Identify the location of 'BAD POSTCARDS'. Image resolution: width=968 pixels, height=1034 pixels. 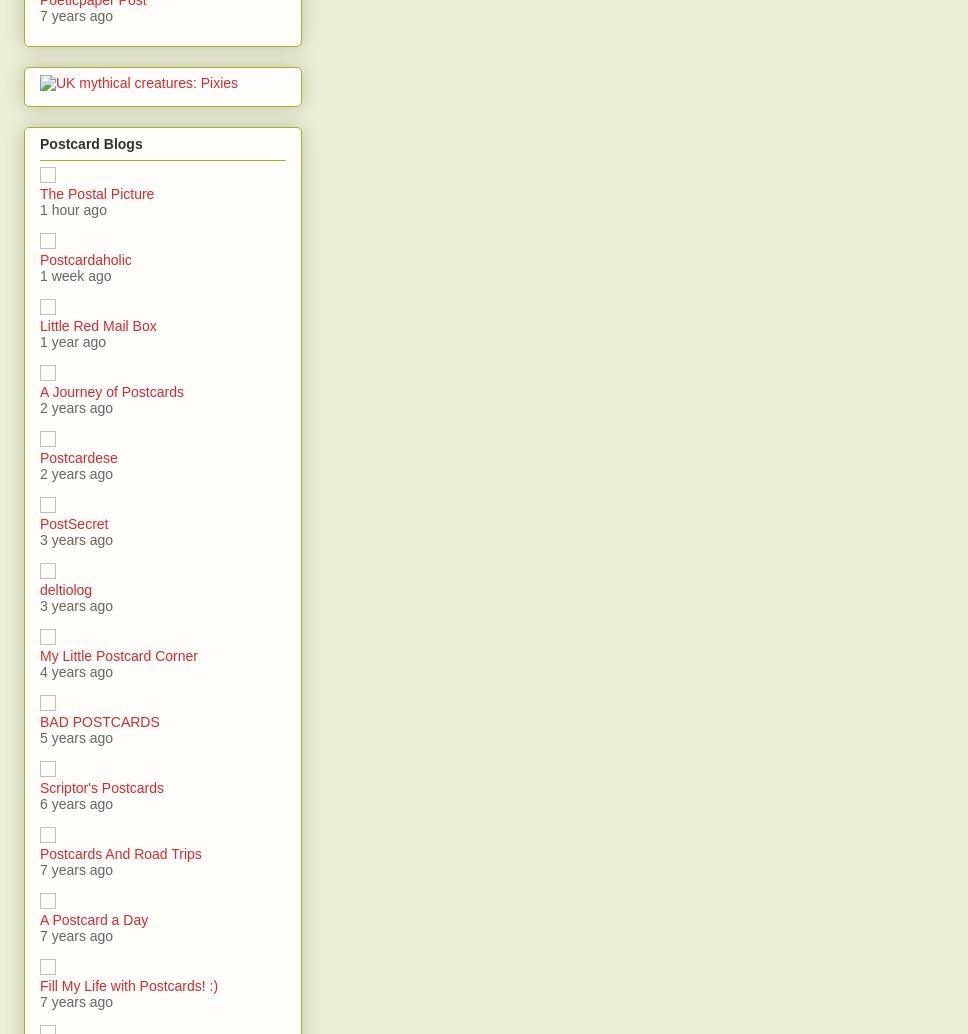
(99, 722).